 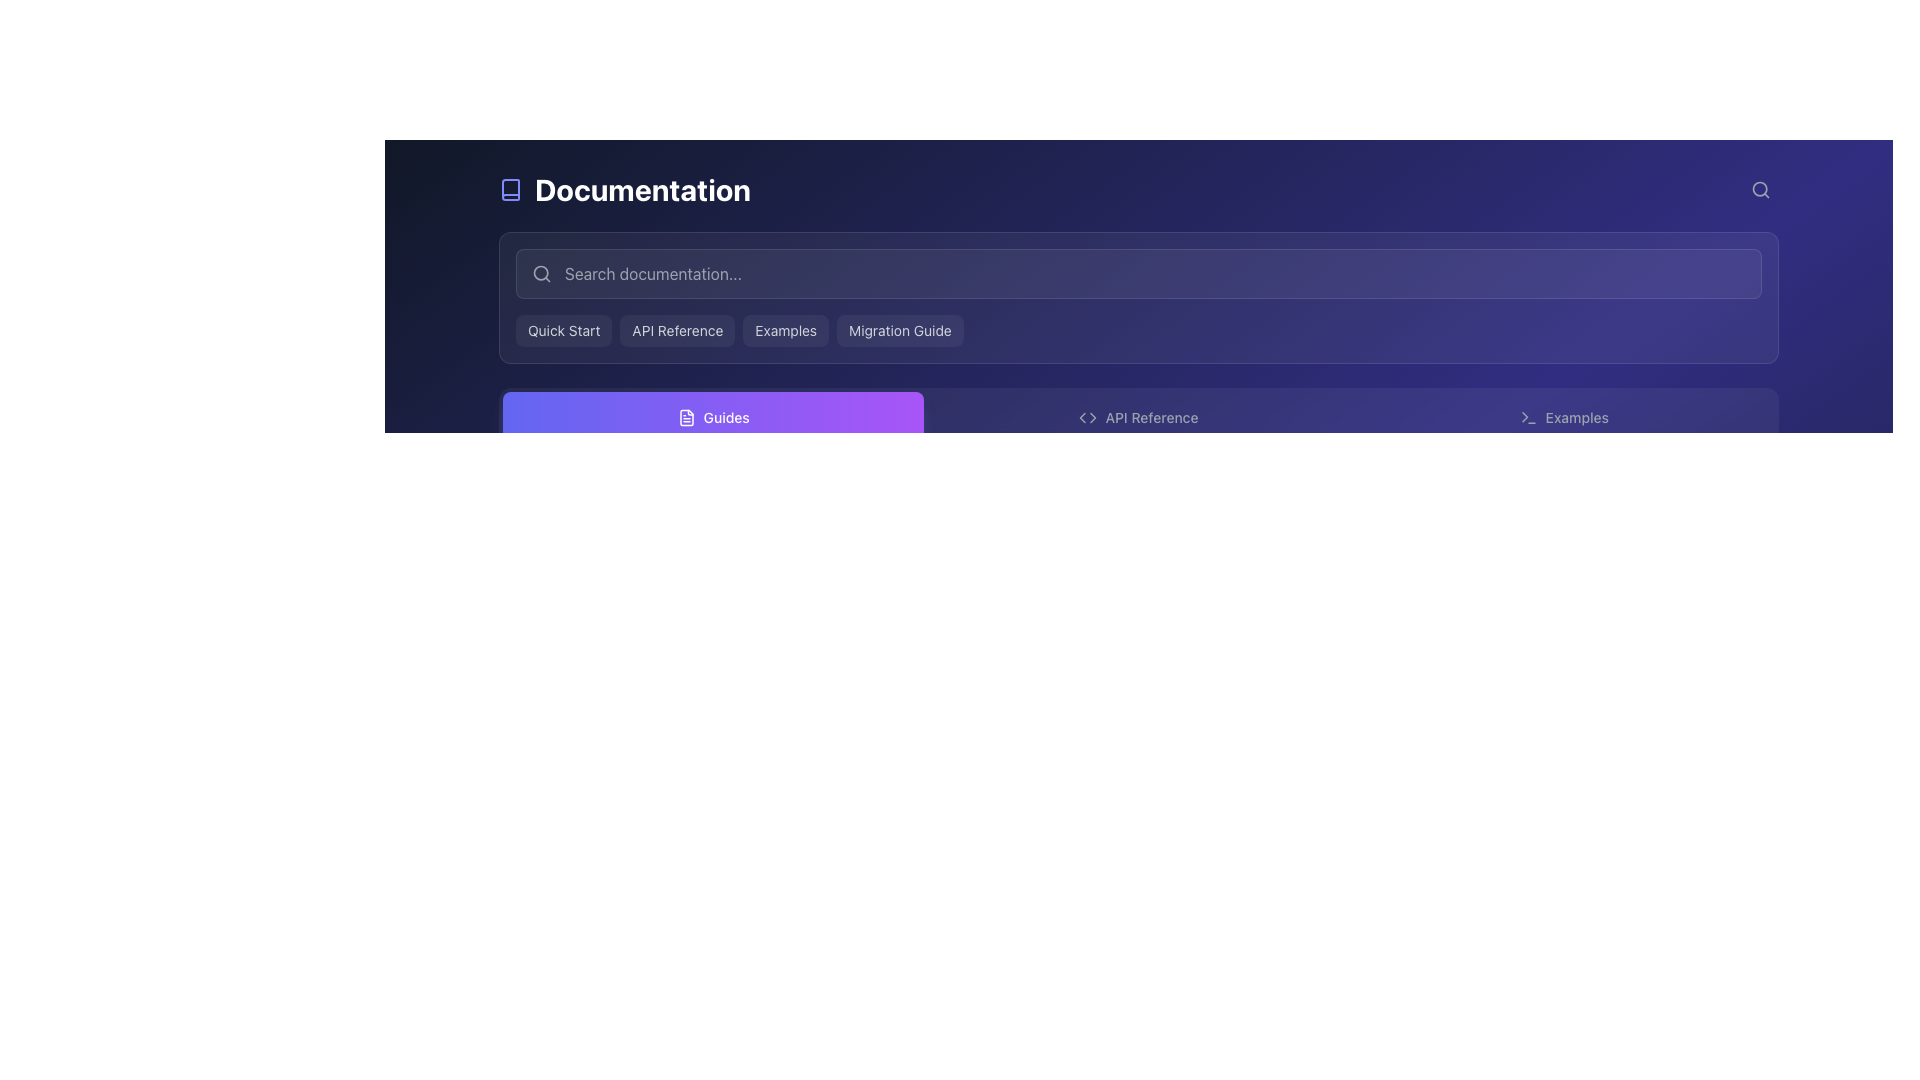 I want to click on the vibrant gradient button labeled 'Guides' with rounded corners and a document icon, so click(x=713, y=416).